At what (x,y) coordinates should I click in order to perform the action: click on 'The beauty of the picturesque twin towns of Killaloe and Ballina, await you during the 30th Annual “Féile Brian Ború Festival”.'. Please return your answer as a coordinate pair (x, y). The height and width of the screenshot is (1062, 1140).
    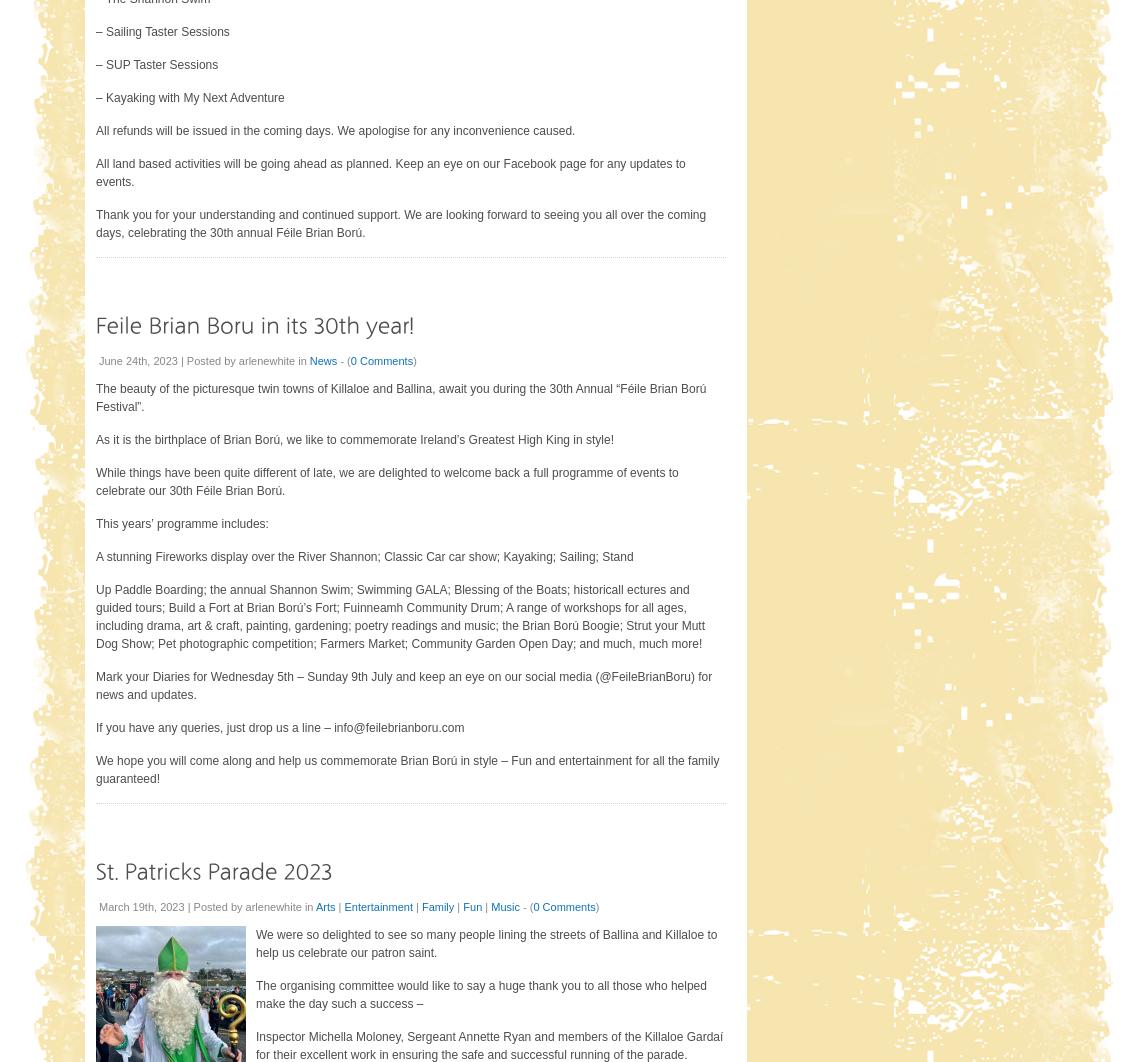
    Looking at the image, I should click on (400, 397).